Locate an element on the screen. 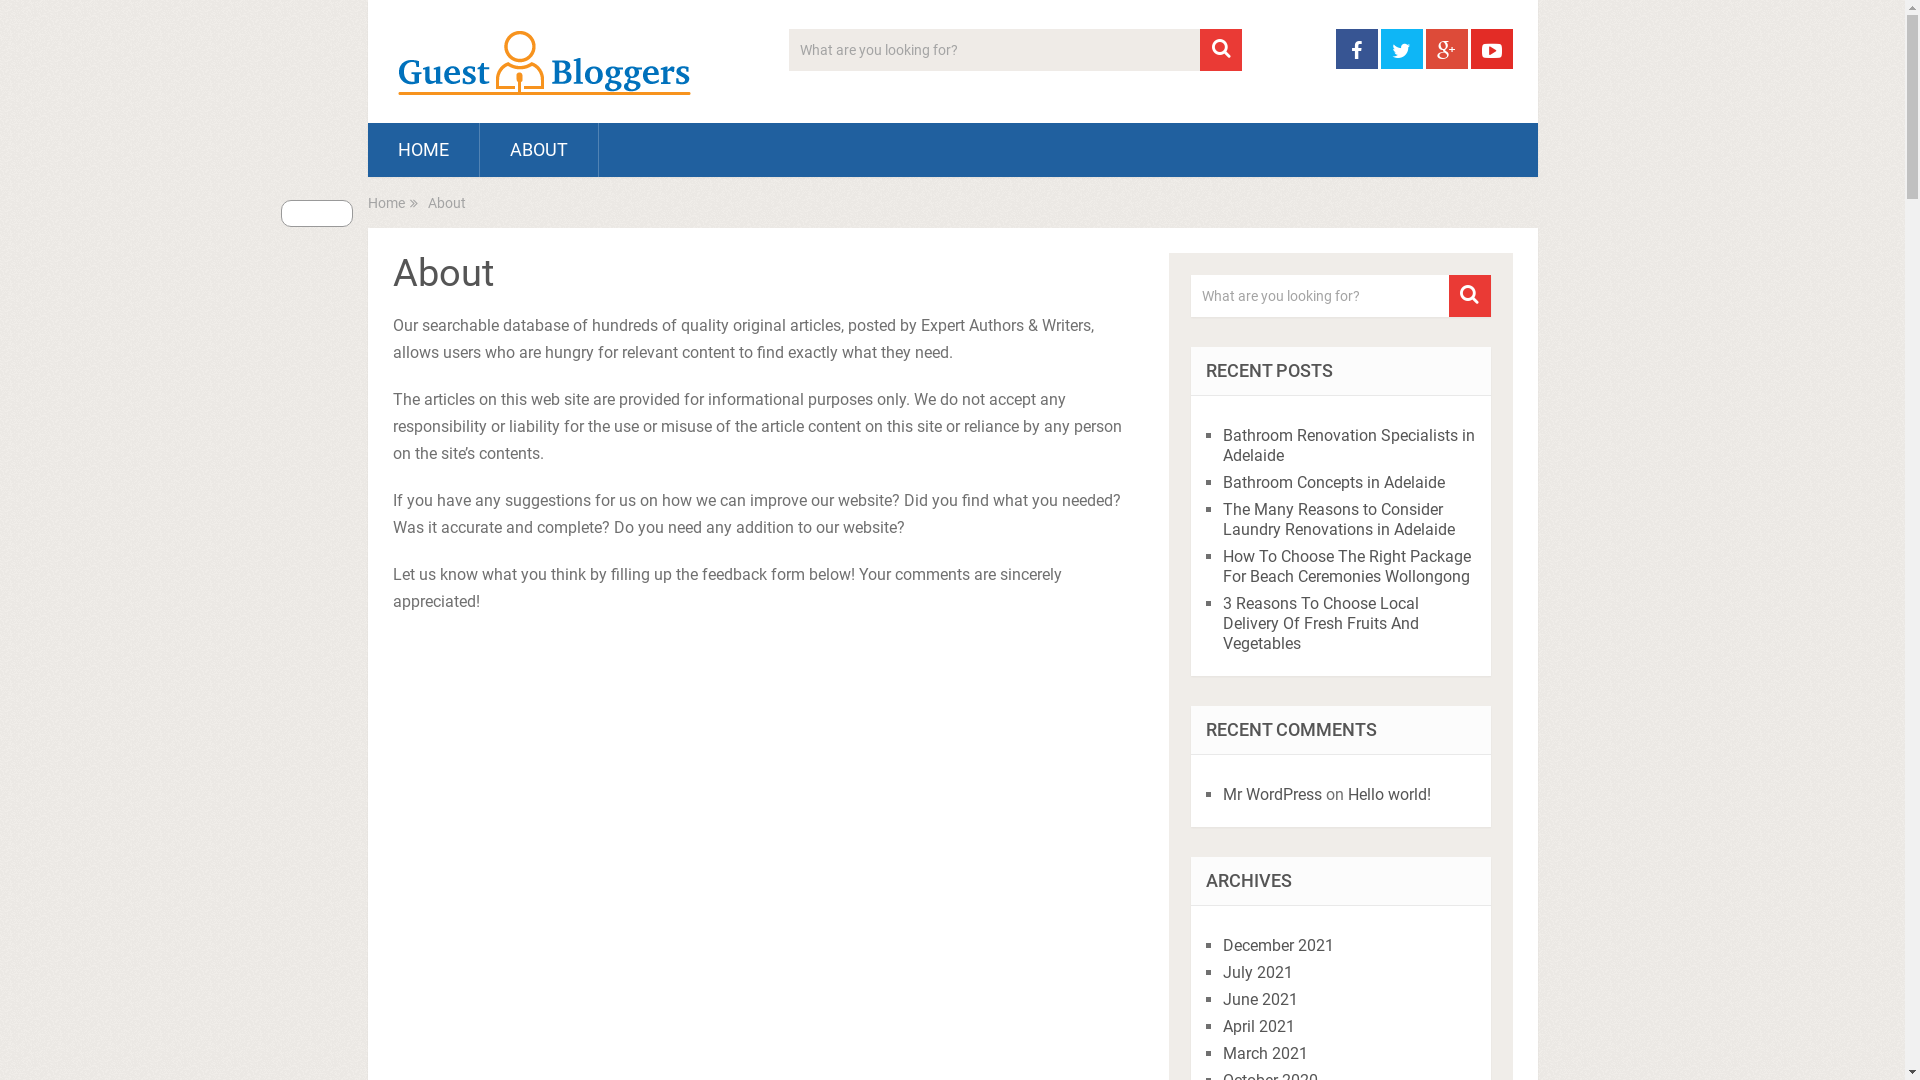 The image size is (1920, 1080). 'March 2021' is located at coordinates (1222, 1052).